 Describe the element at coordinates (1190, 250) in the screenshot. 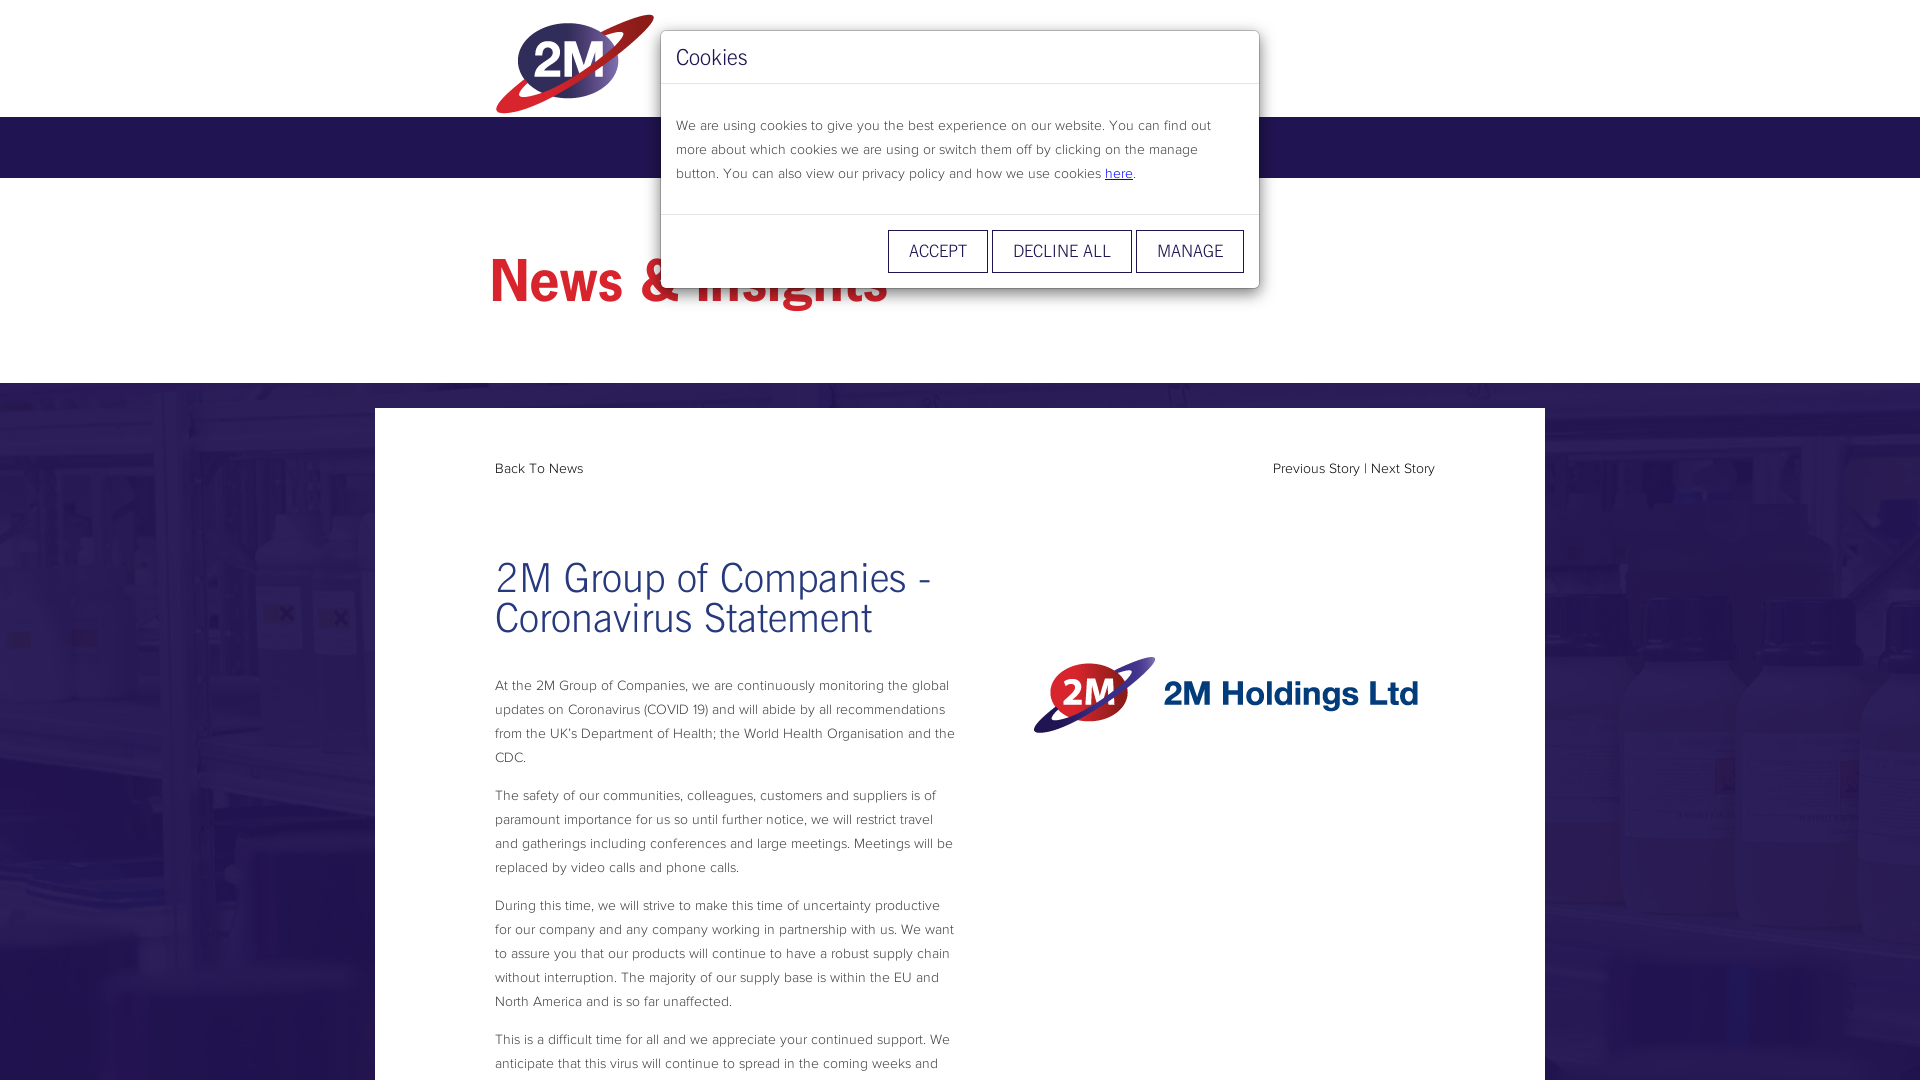

I see `'MANAGE'` at that location.